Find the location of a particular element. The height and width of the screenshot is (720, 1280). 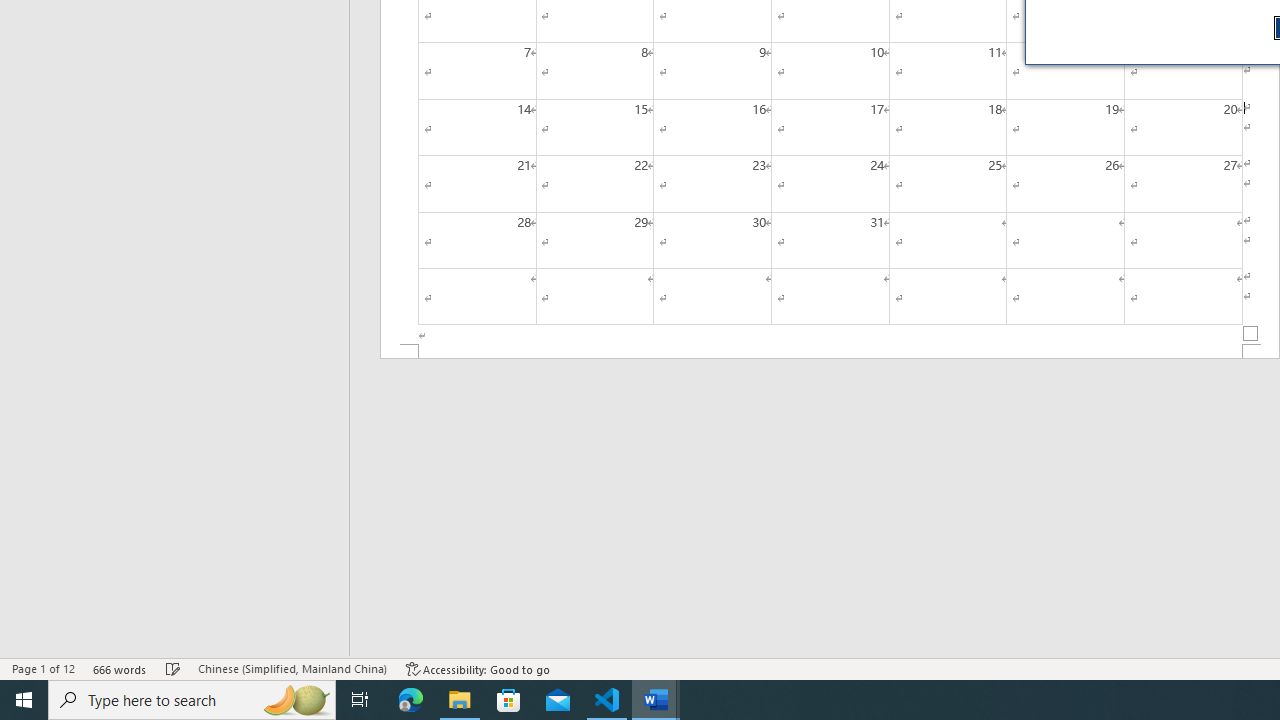

'Task View' is located at coordinates (359, 698).